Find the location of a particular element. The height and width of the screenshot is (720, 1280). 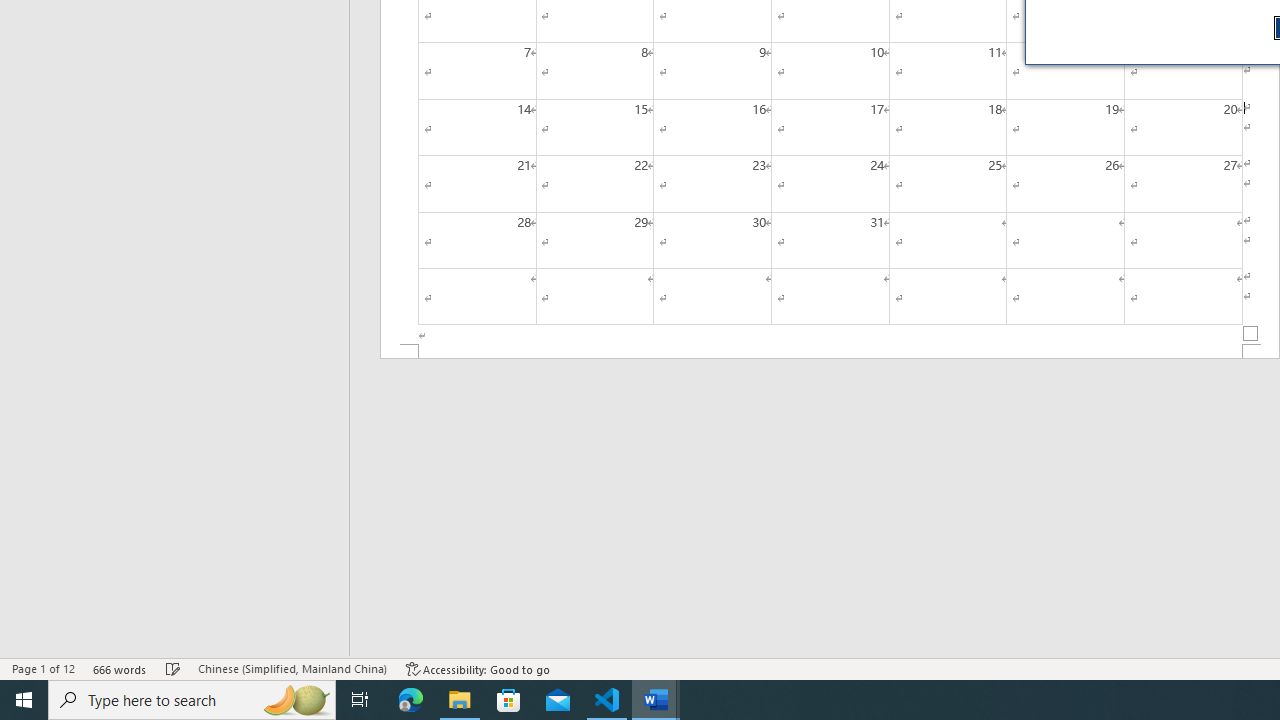

'Task View' is located at coordinates (359, 698).